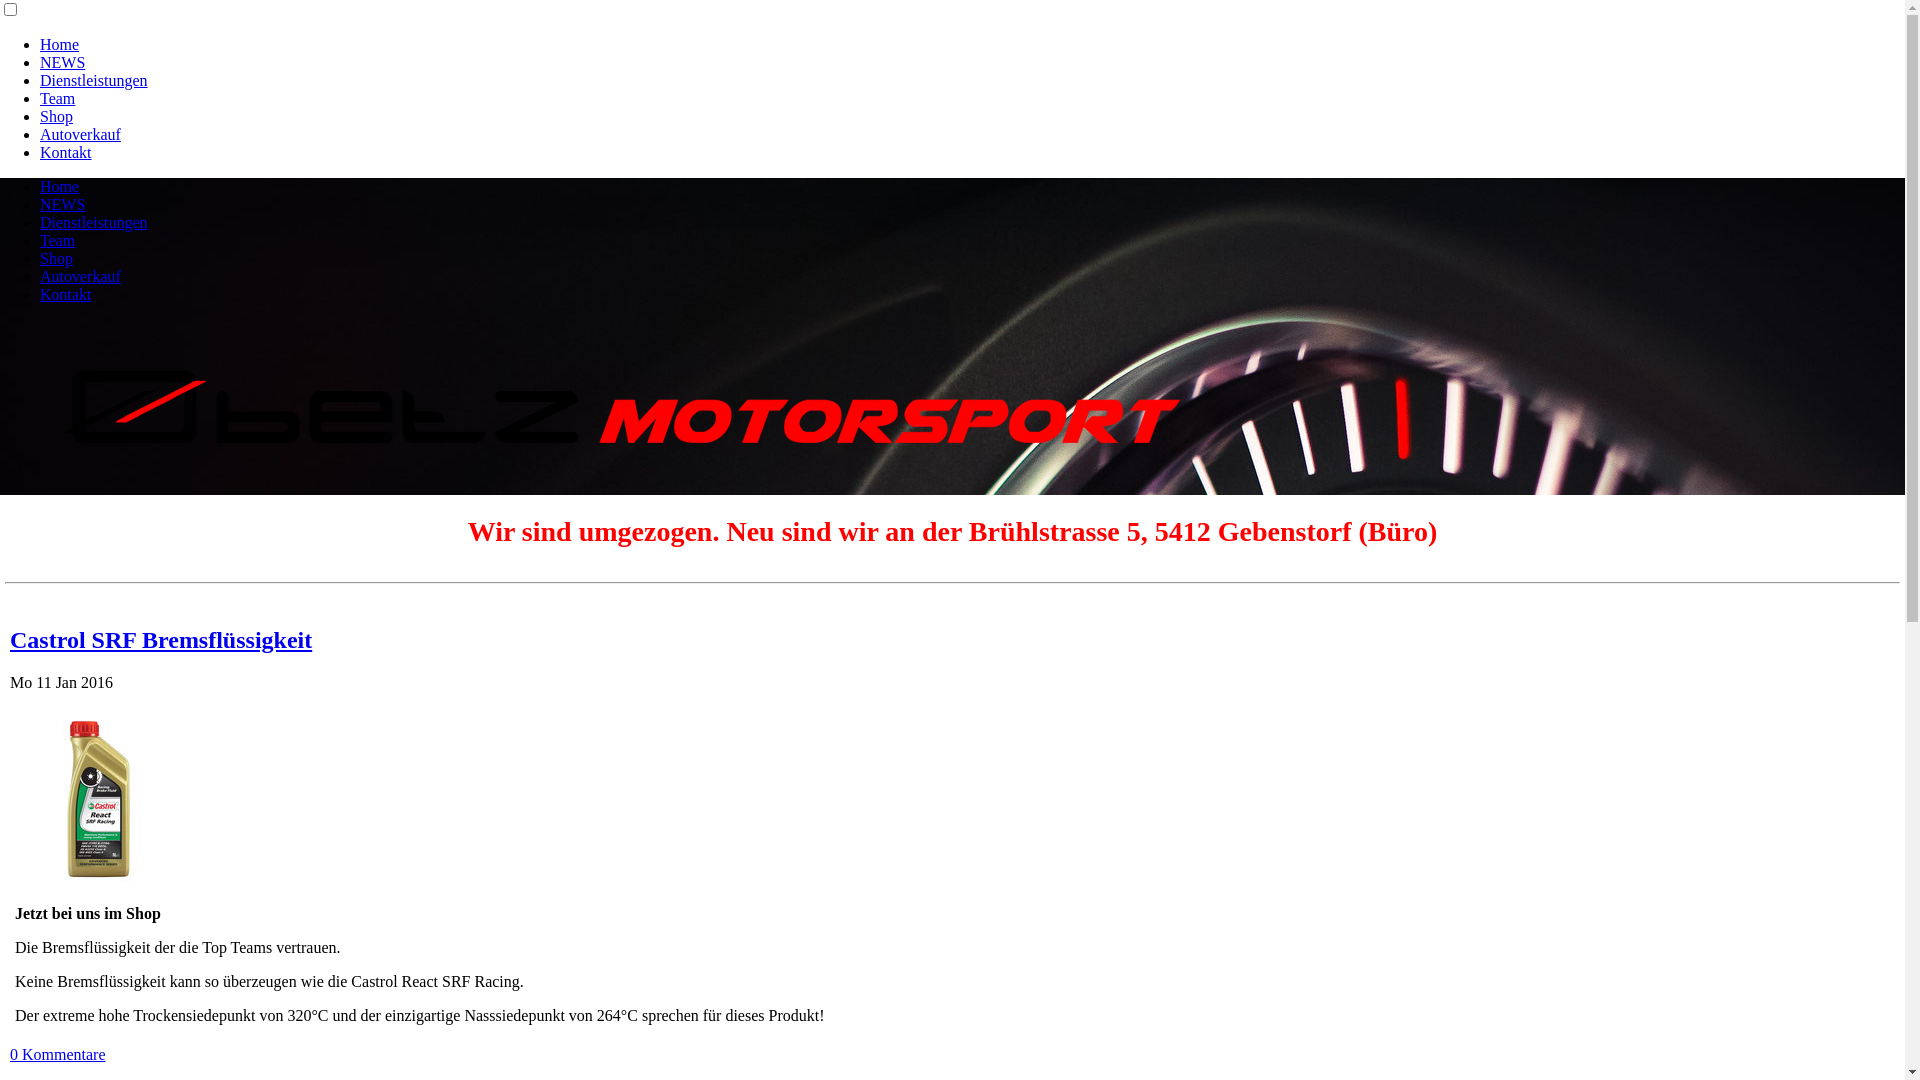 This screenshot has height=1080, width=1920. Describe the element at coordinates (56, 116) in the screenshot. I see `'Shop'` at that location.